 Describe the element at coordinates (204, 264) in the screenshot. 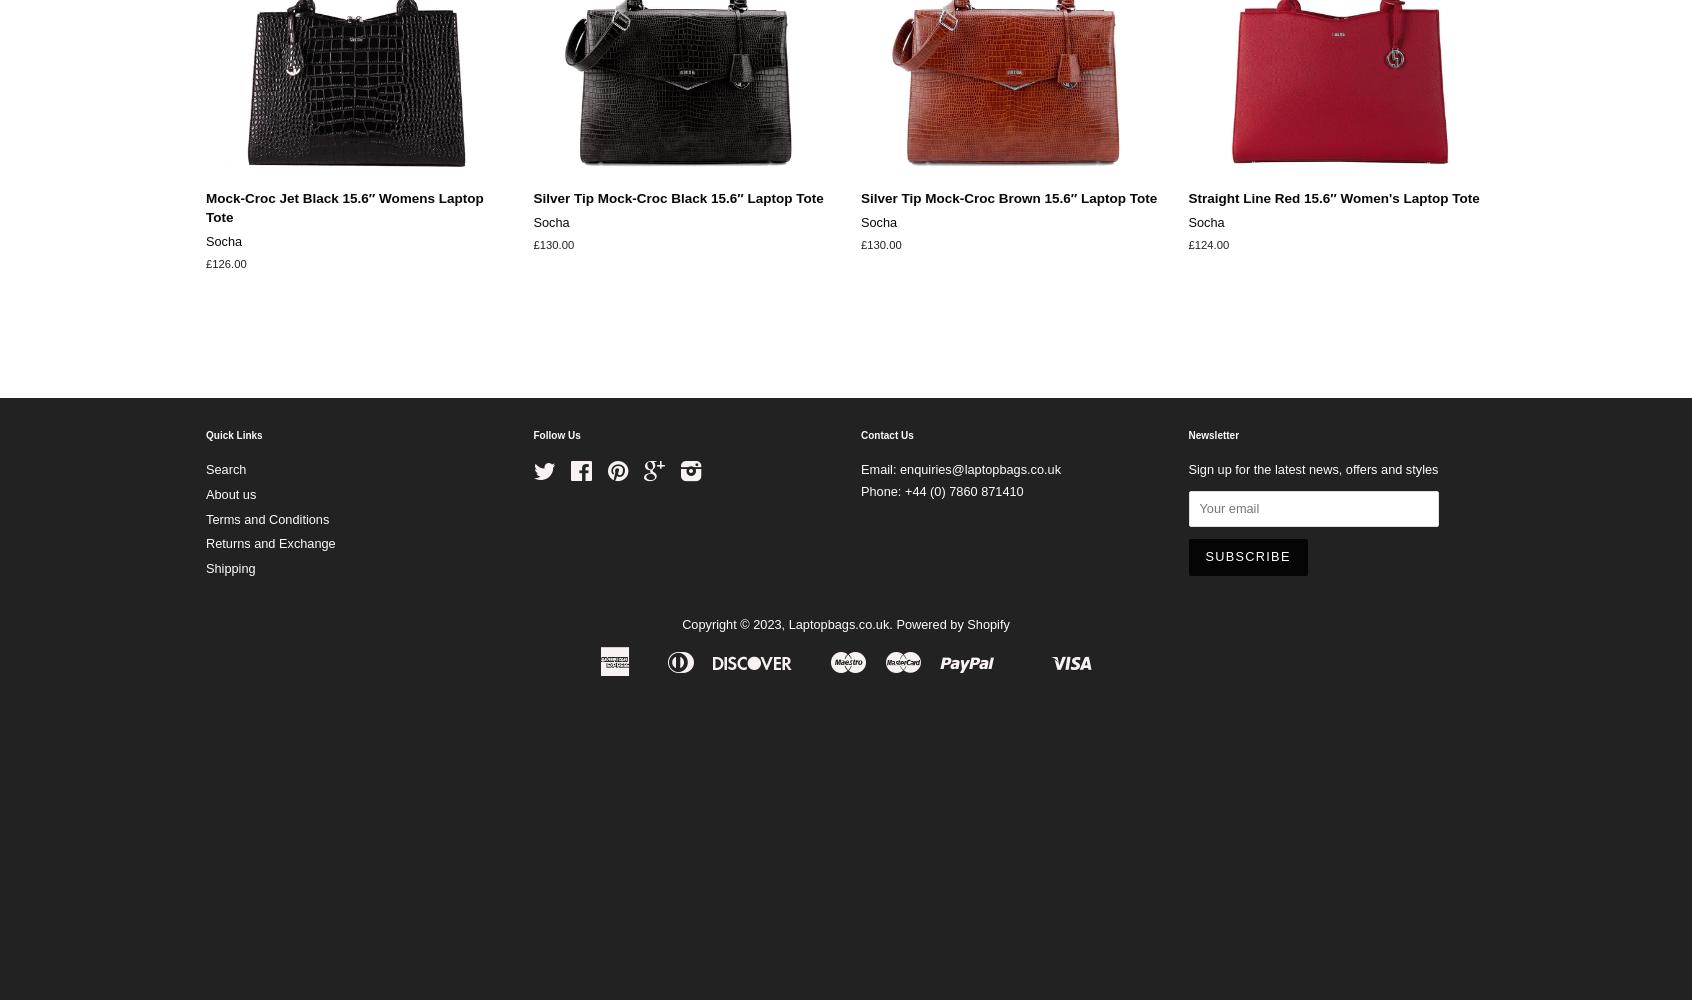

I see `'£126.00'` at that location.